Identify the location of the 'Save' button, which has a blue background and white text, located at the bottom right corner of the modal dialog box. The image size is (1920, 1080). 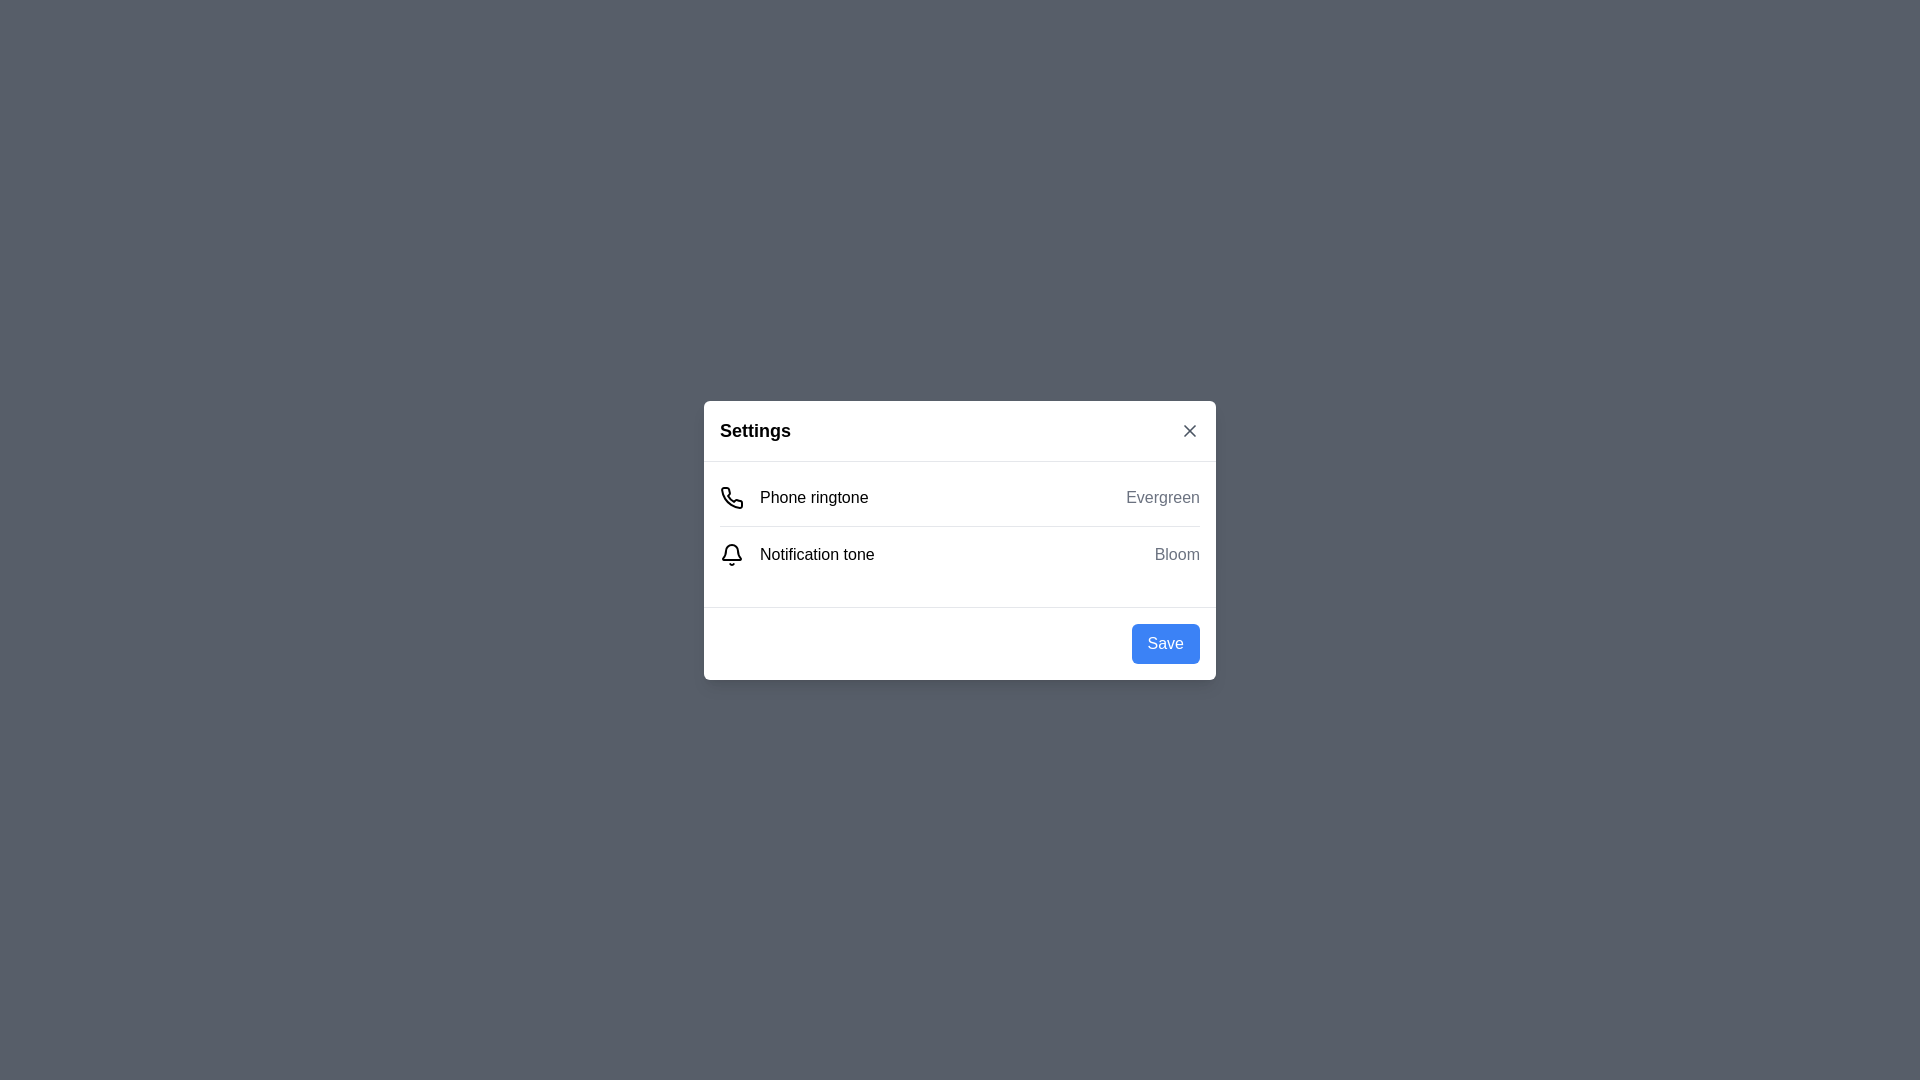
(1165, 643).